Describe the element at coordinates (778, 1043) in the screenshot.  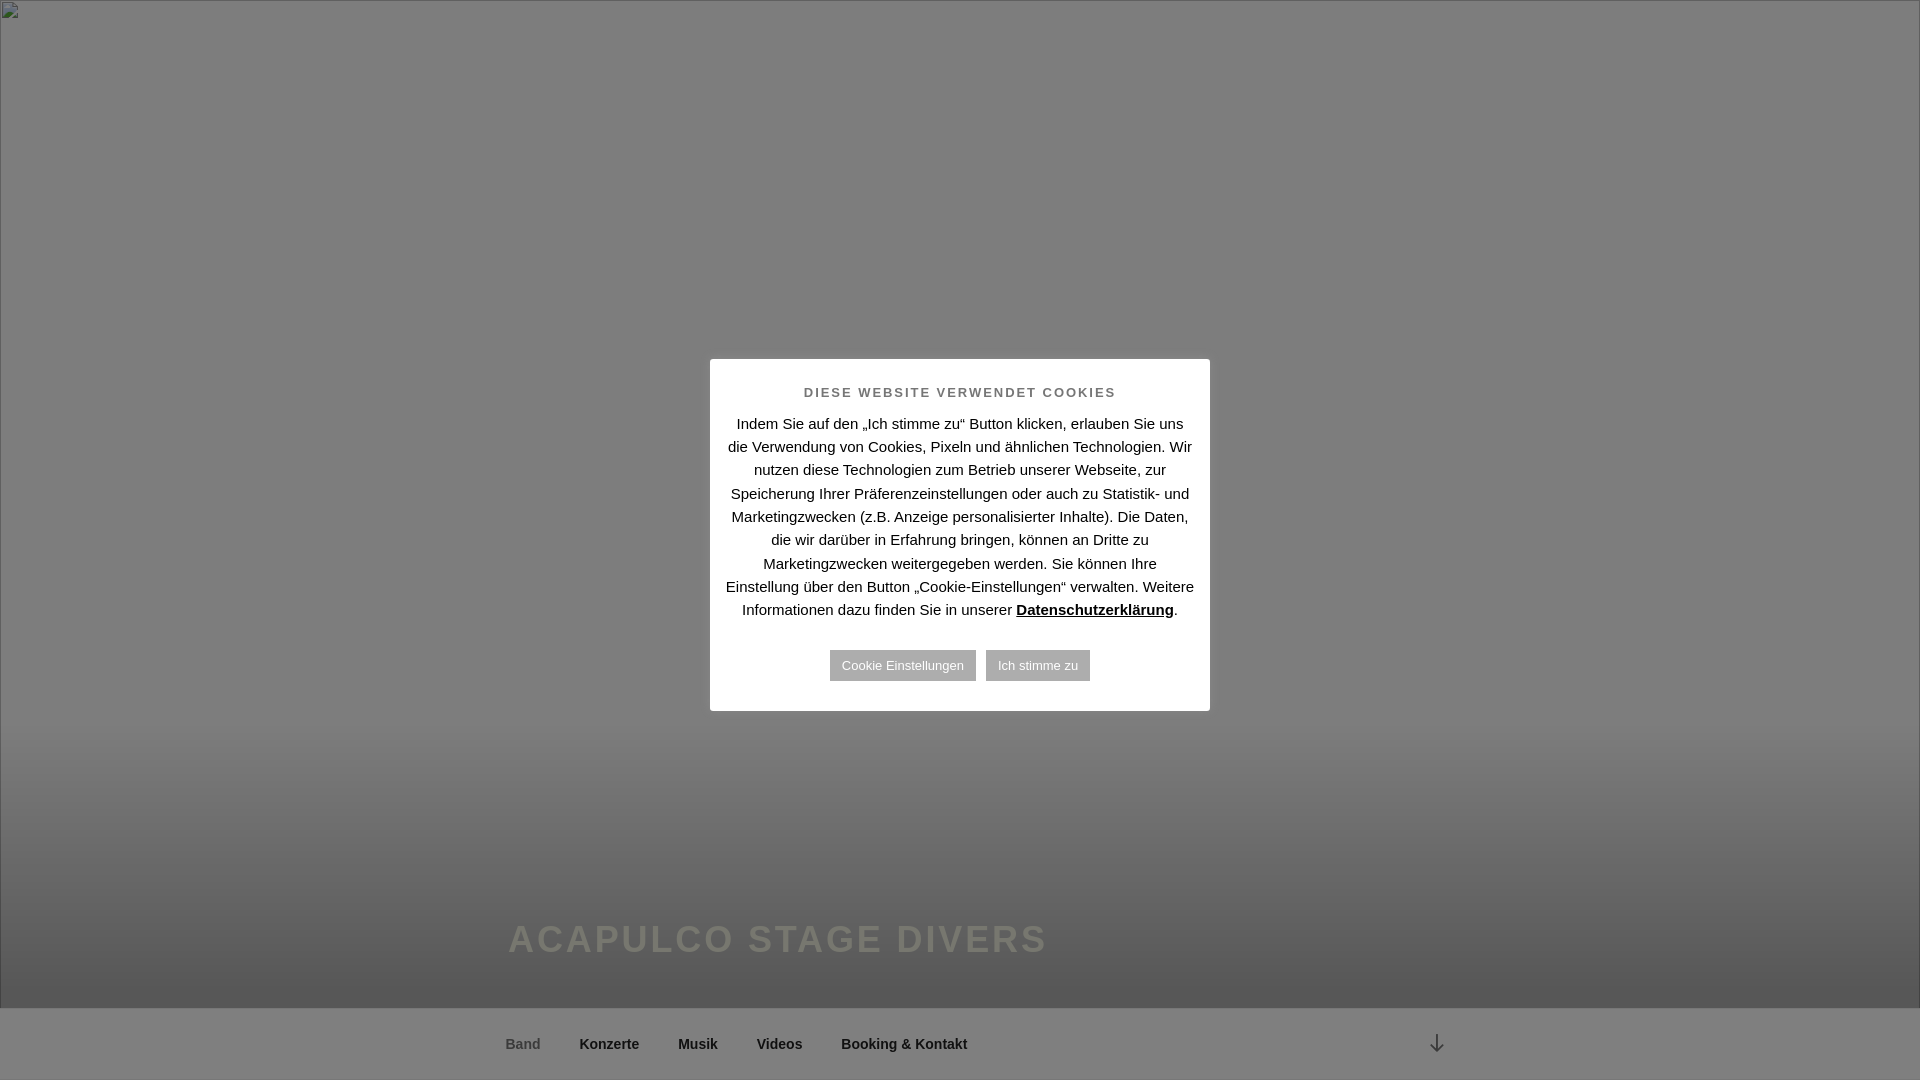
I see `'Videos'` at that location.